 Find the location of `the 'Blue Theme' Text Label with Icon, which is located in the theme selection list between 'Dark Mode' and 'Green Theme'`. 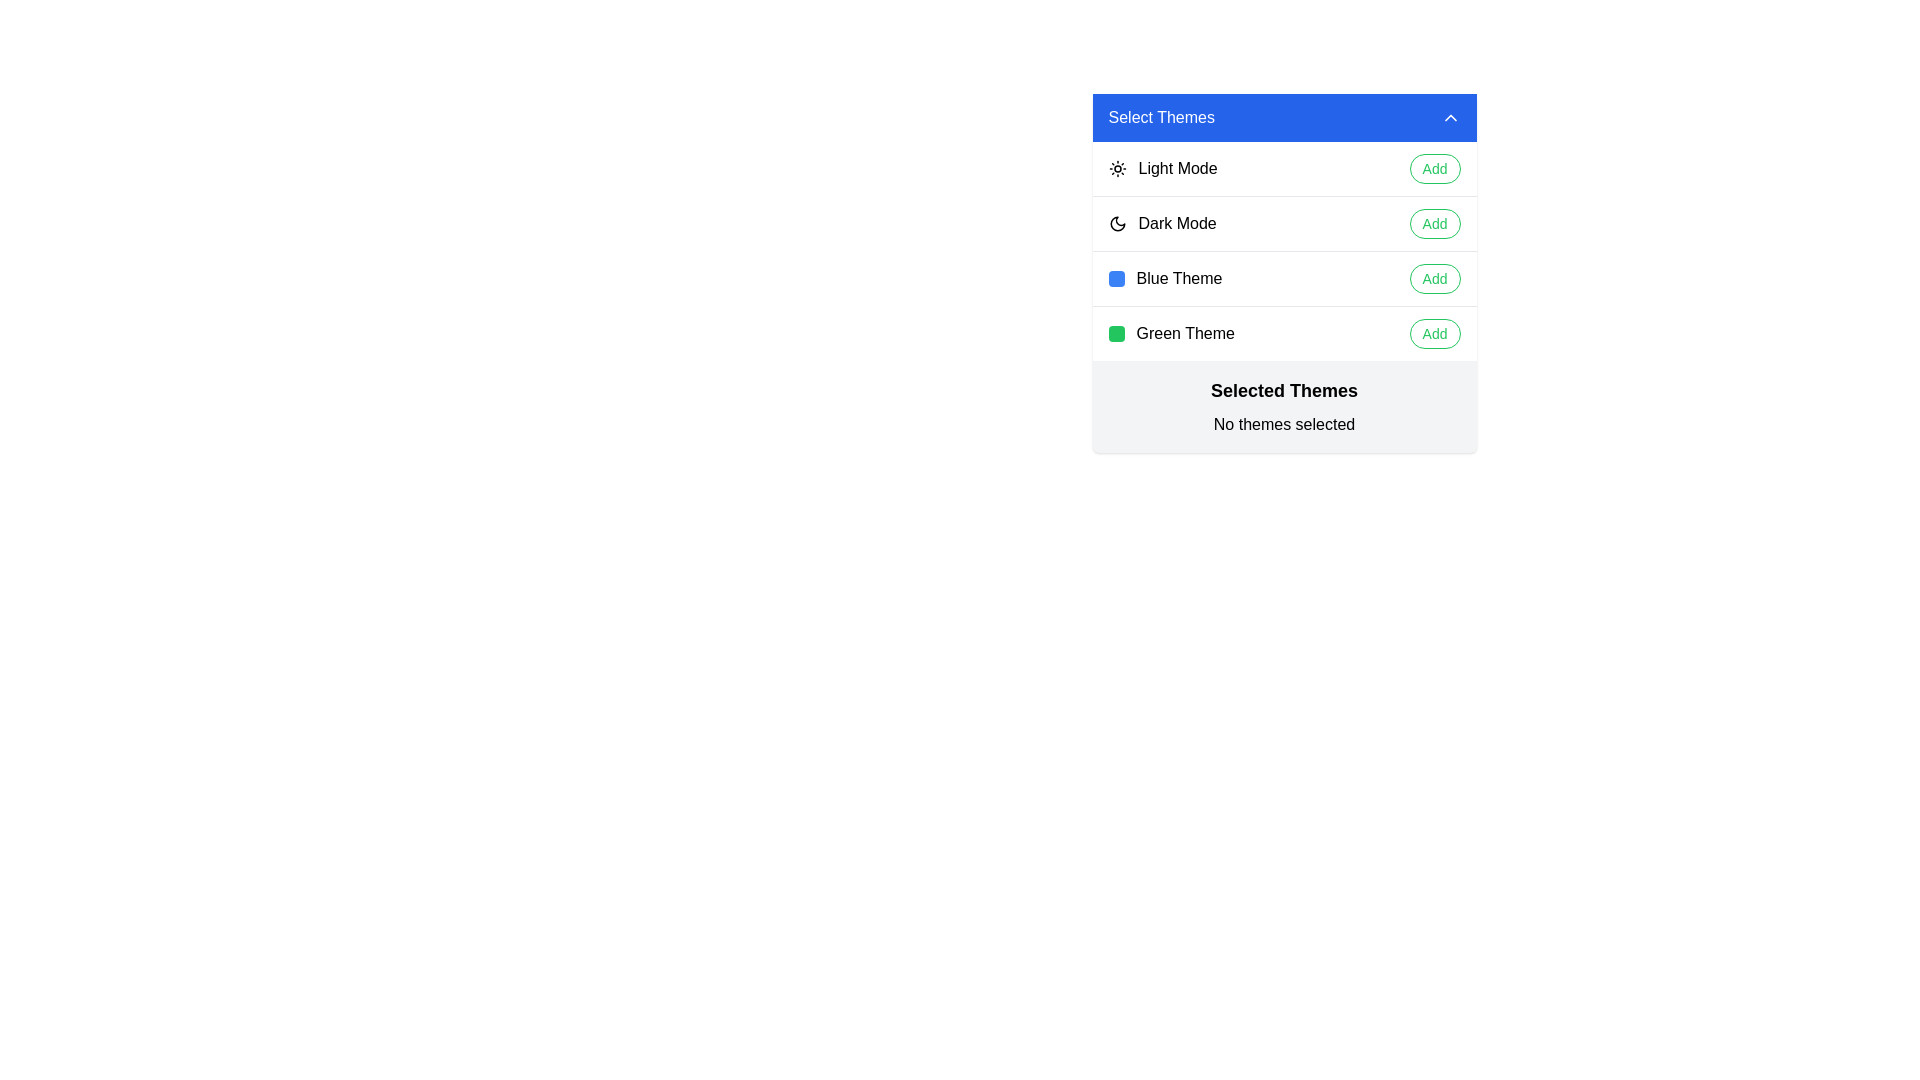

the 'Blue Theme' Text Label with Icon, which is located in the theme selection list between 'Dark Mode' and 'Green Theme' is located at coordinates (1165, 278).